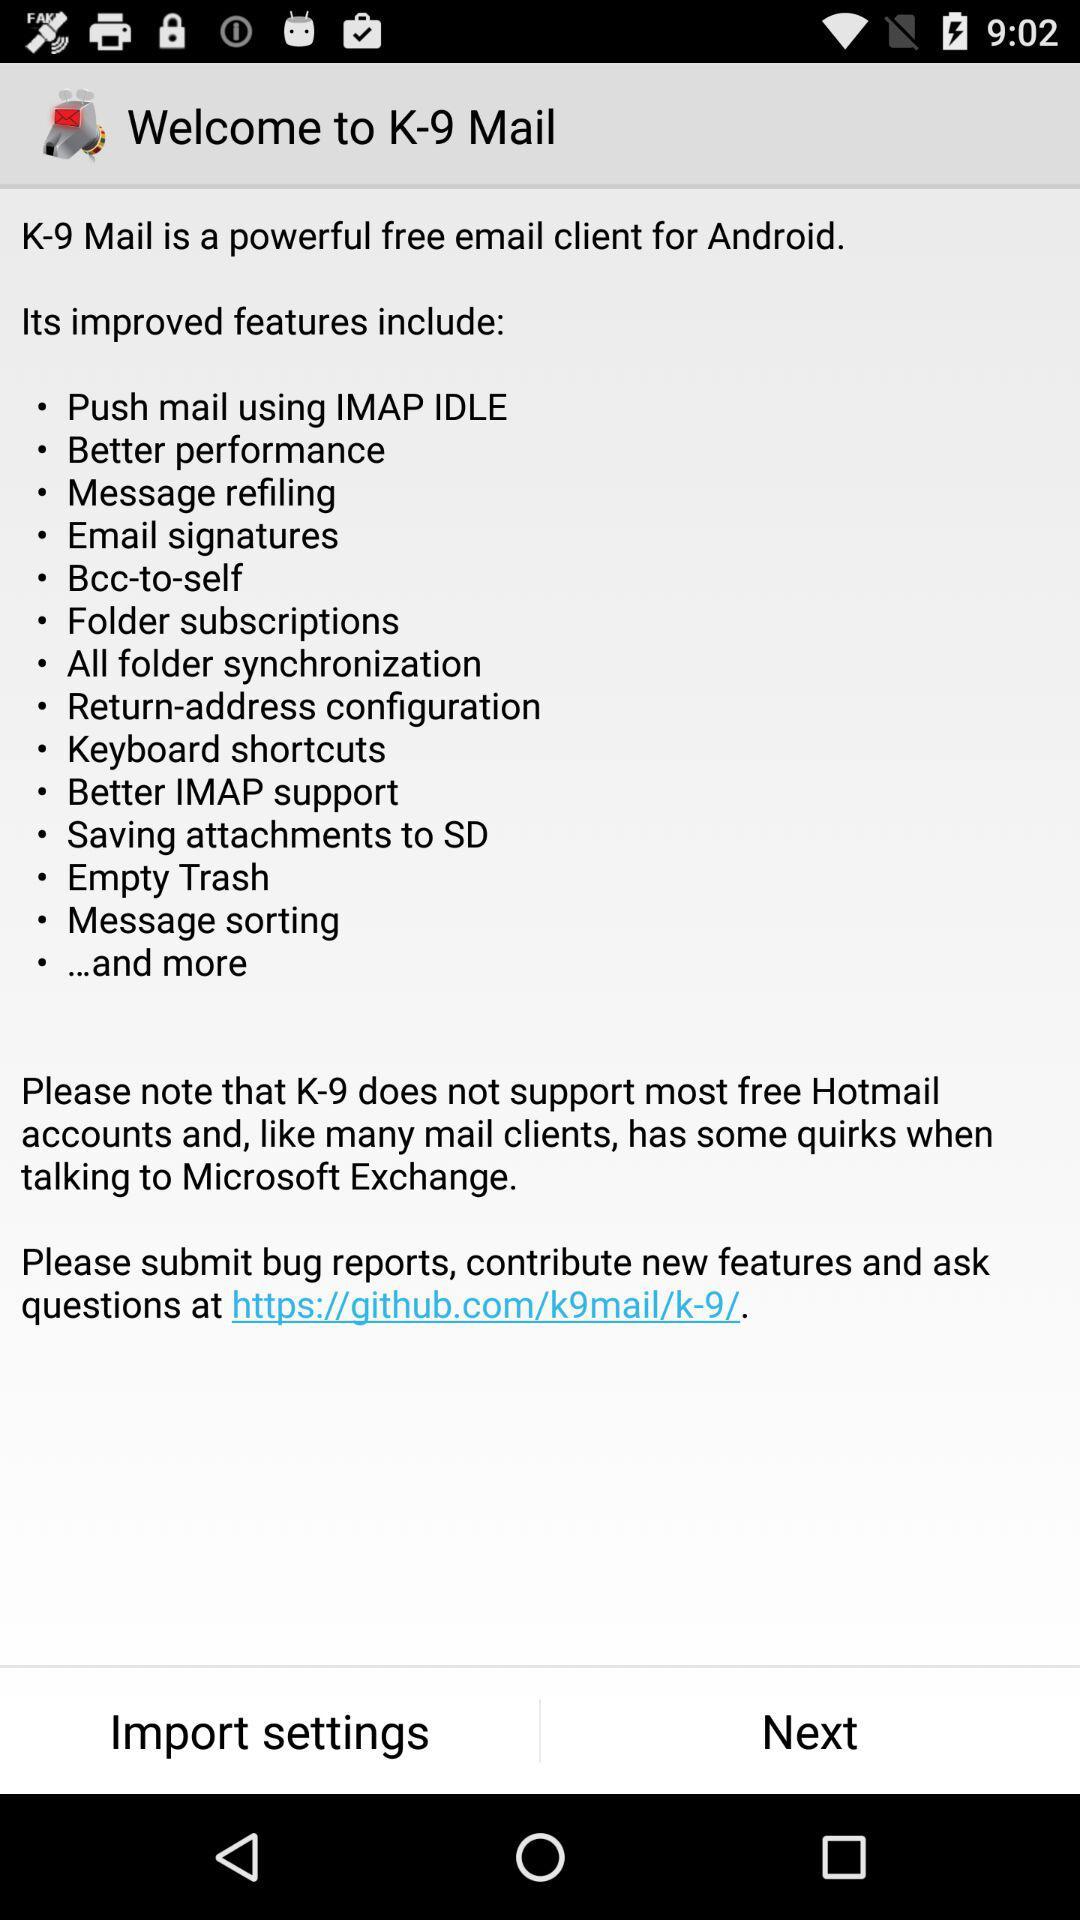 The width and height of the screenshot is (1080, 1920). I want to click on the button at the bottom right corner, so click(810, 1730).